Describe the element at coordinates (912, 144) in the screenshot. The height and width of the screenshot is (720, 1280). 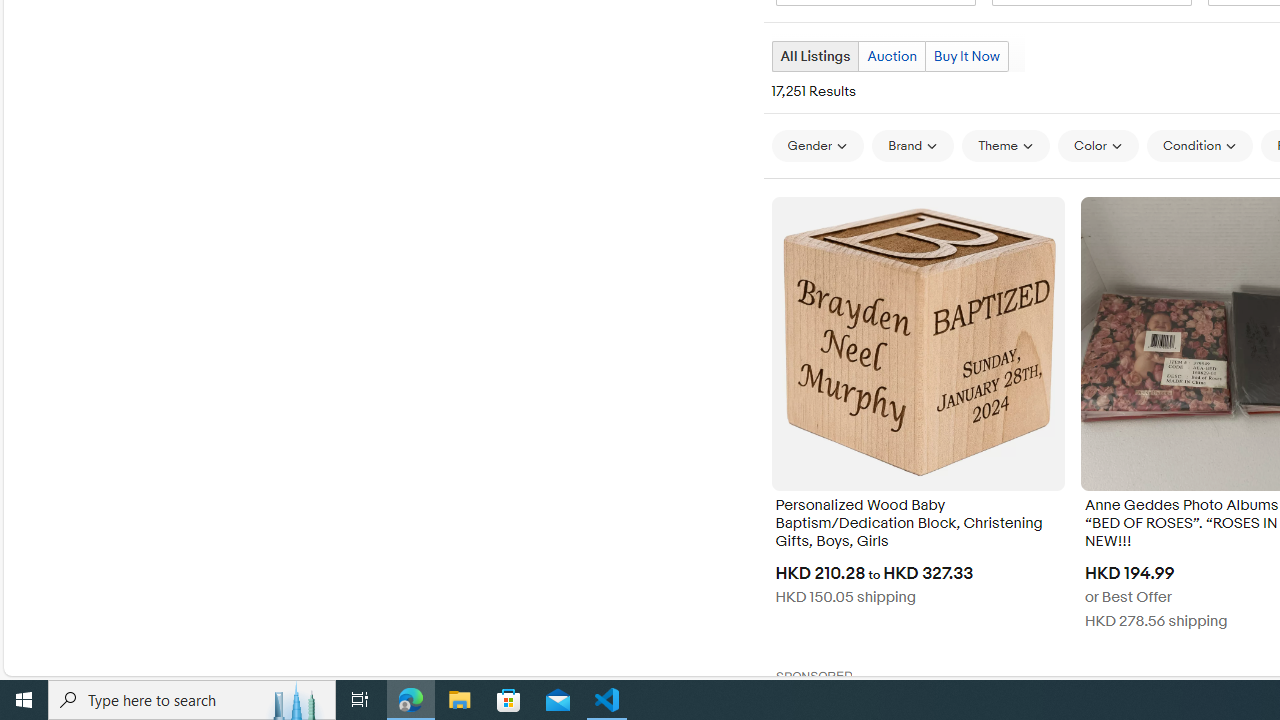
I see `'Brand'` at that location.